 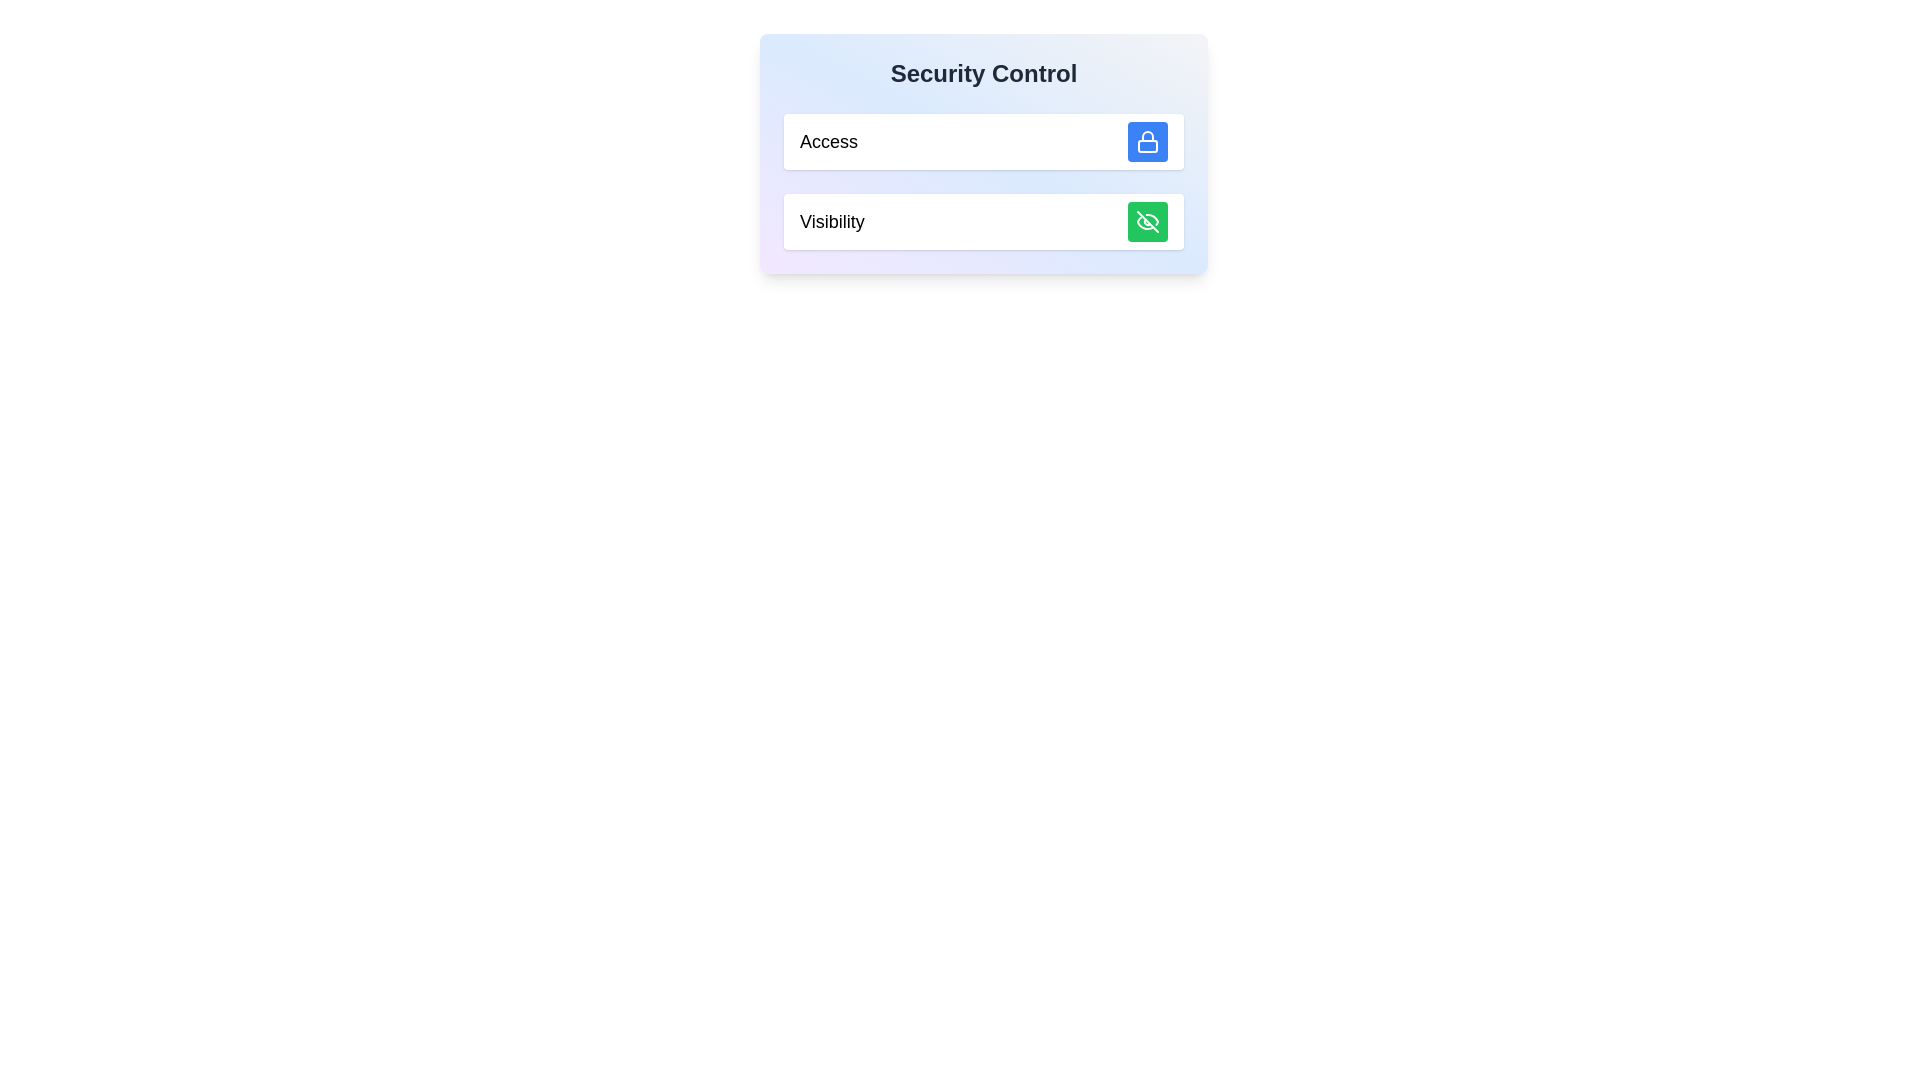 I want to click on the SVG rectangle that visually represents the secure access feature within the blue lock icon in the 'Access' row of the Security Control interface, so click(x=1147, y=145).